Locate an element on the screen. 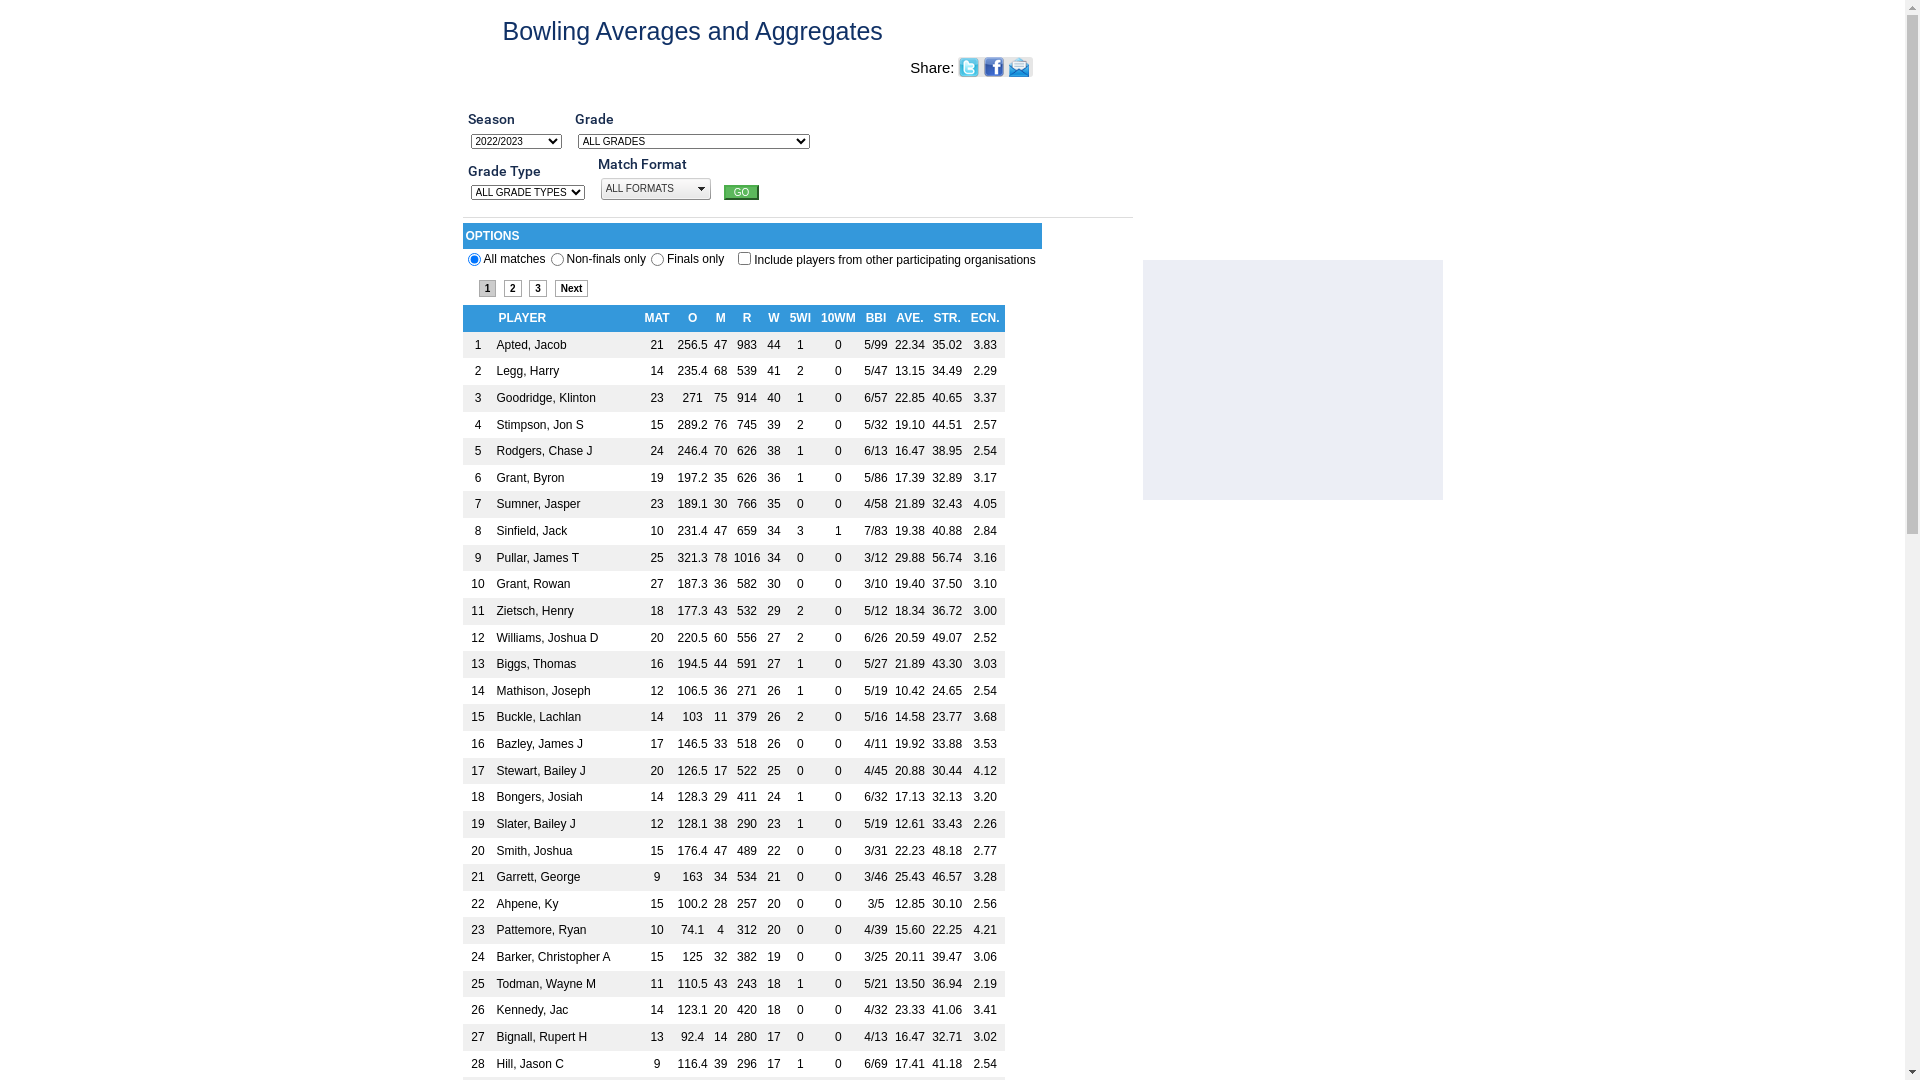  'GO' is located at coordinates (741, 192).